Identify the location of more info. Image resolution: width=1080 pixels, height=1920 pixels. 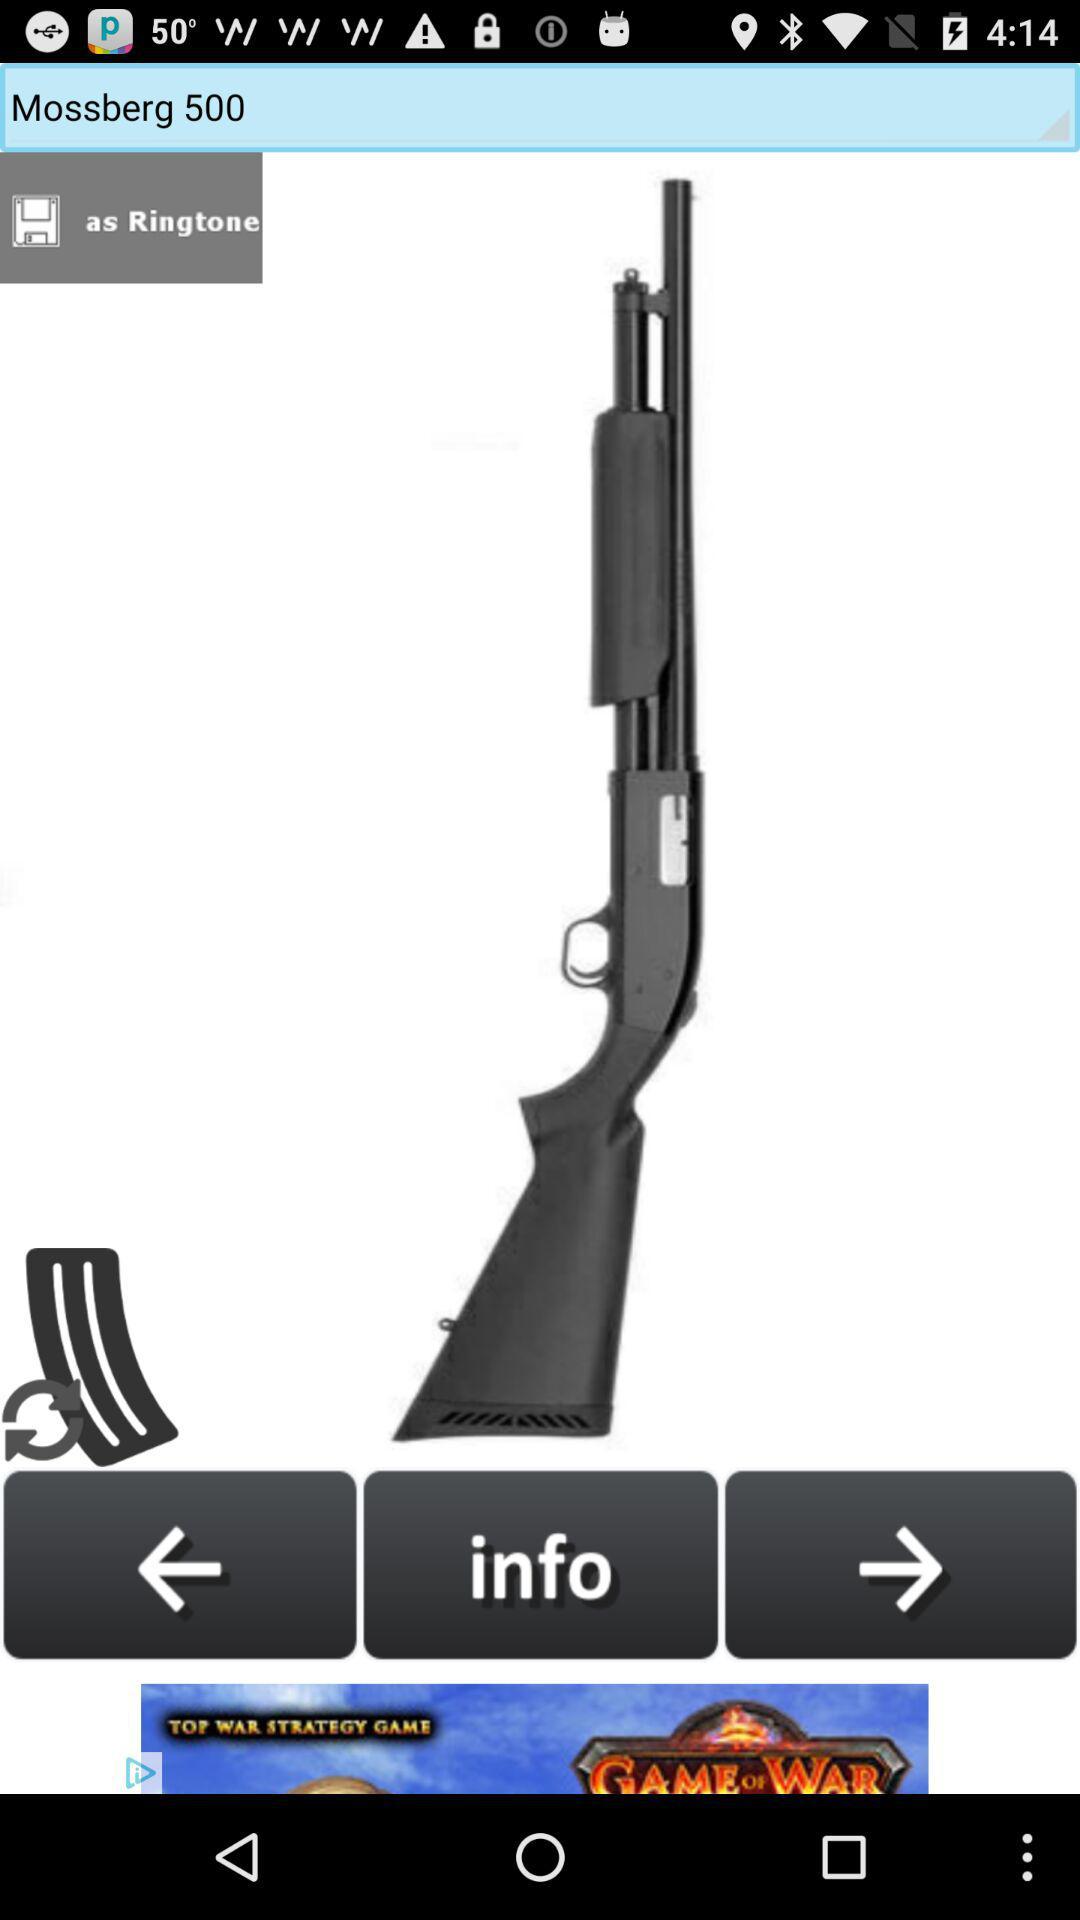
(540, 1563).